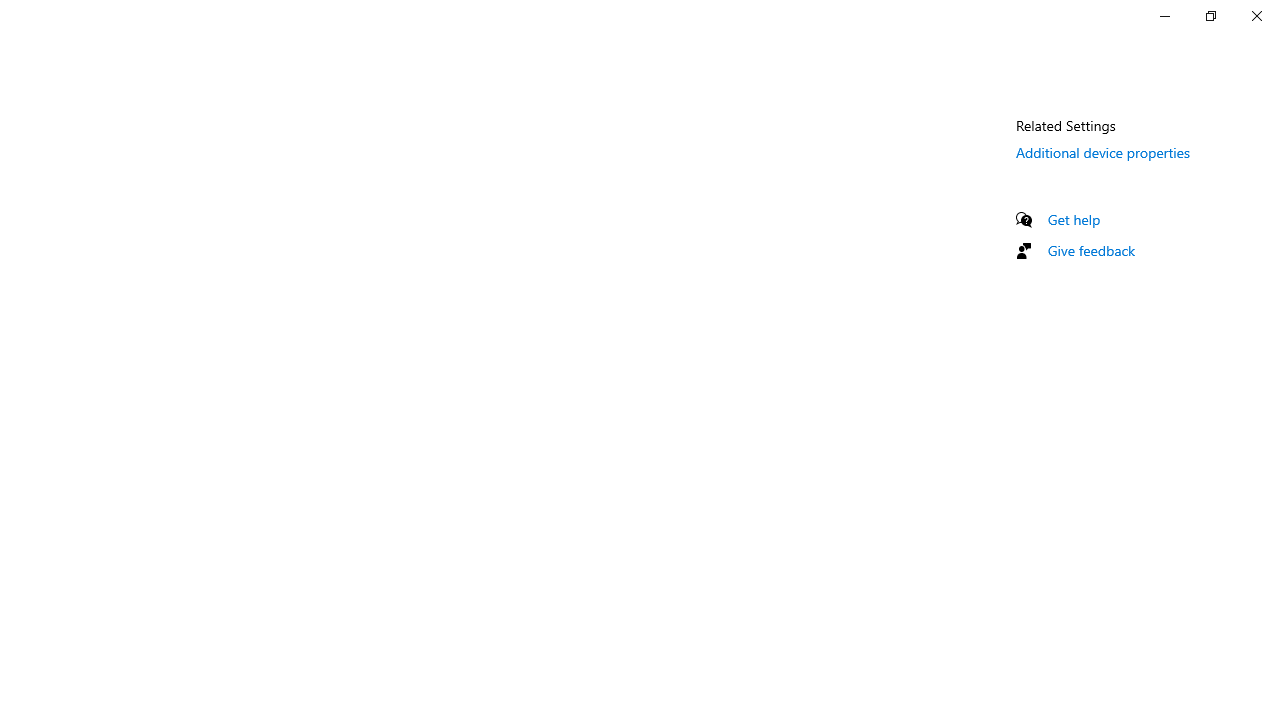 The height and width of the screenshot is (720, 1280). Describe the element at coordinates (1073, 219) in the screenshot. I see `'Get help'` at that location.